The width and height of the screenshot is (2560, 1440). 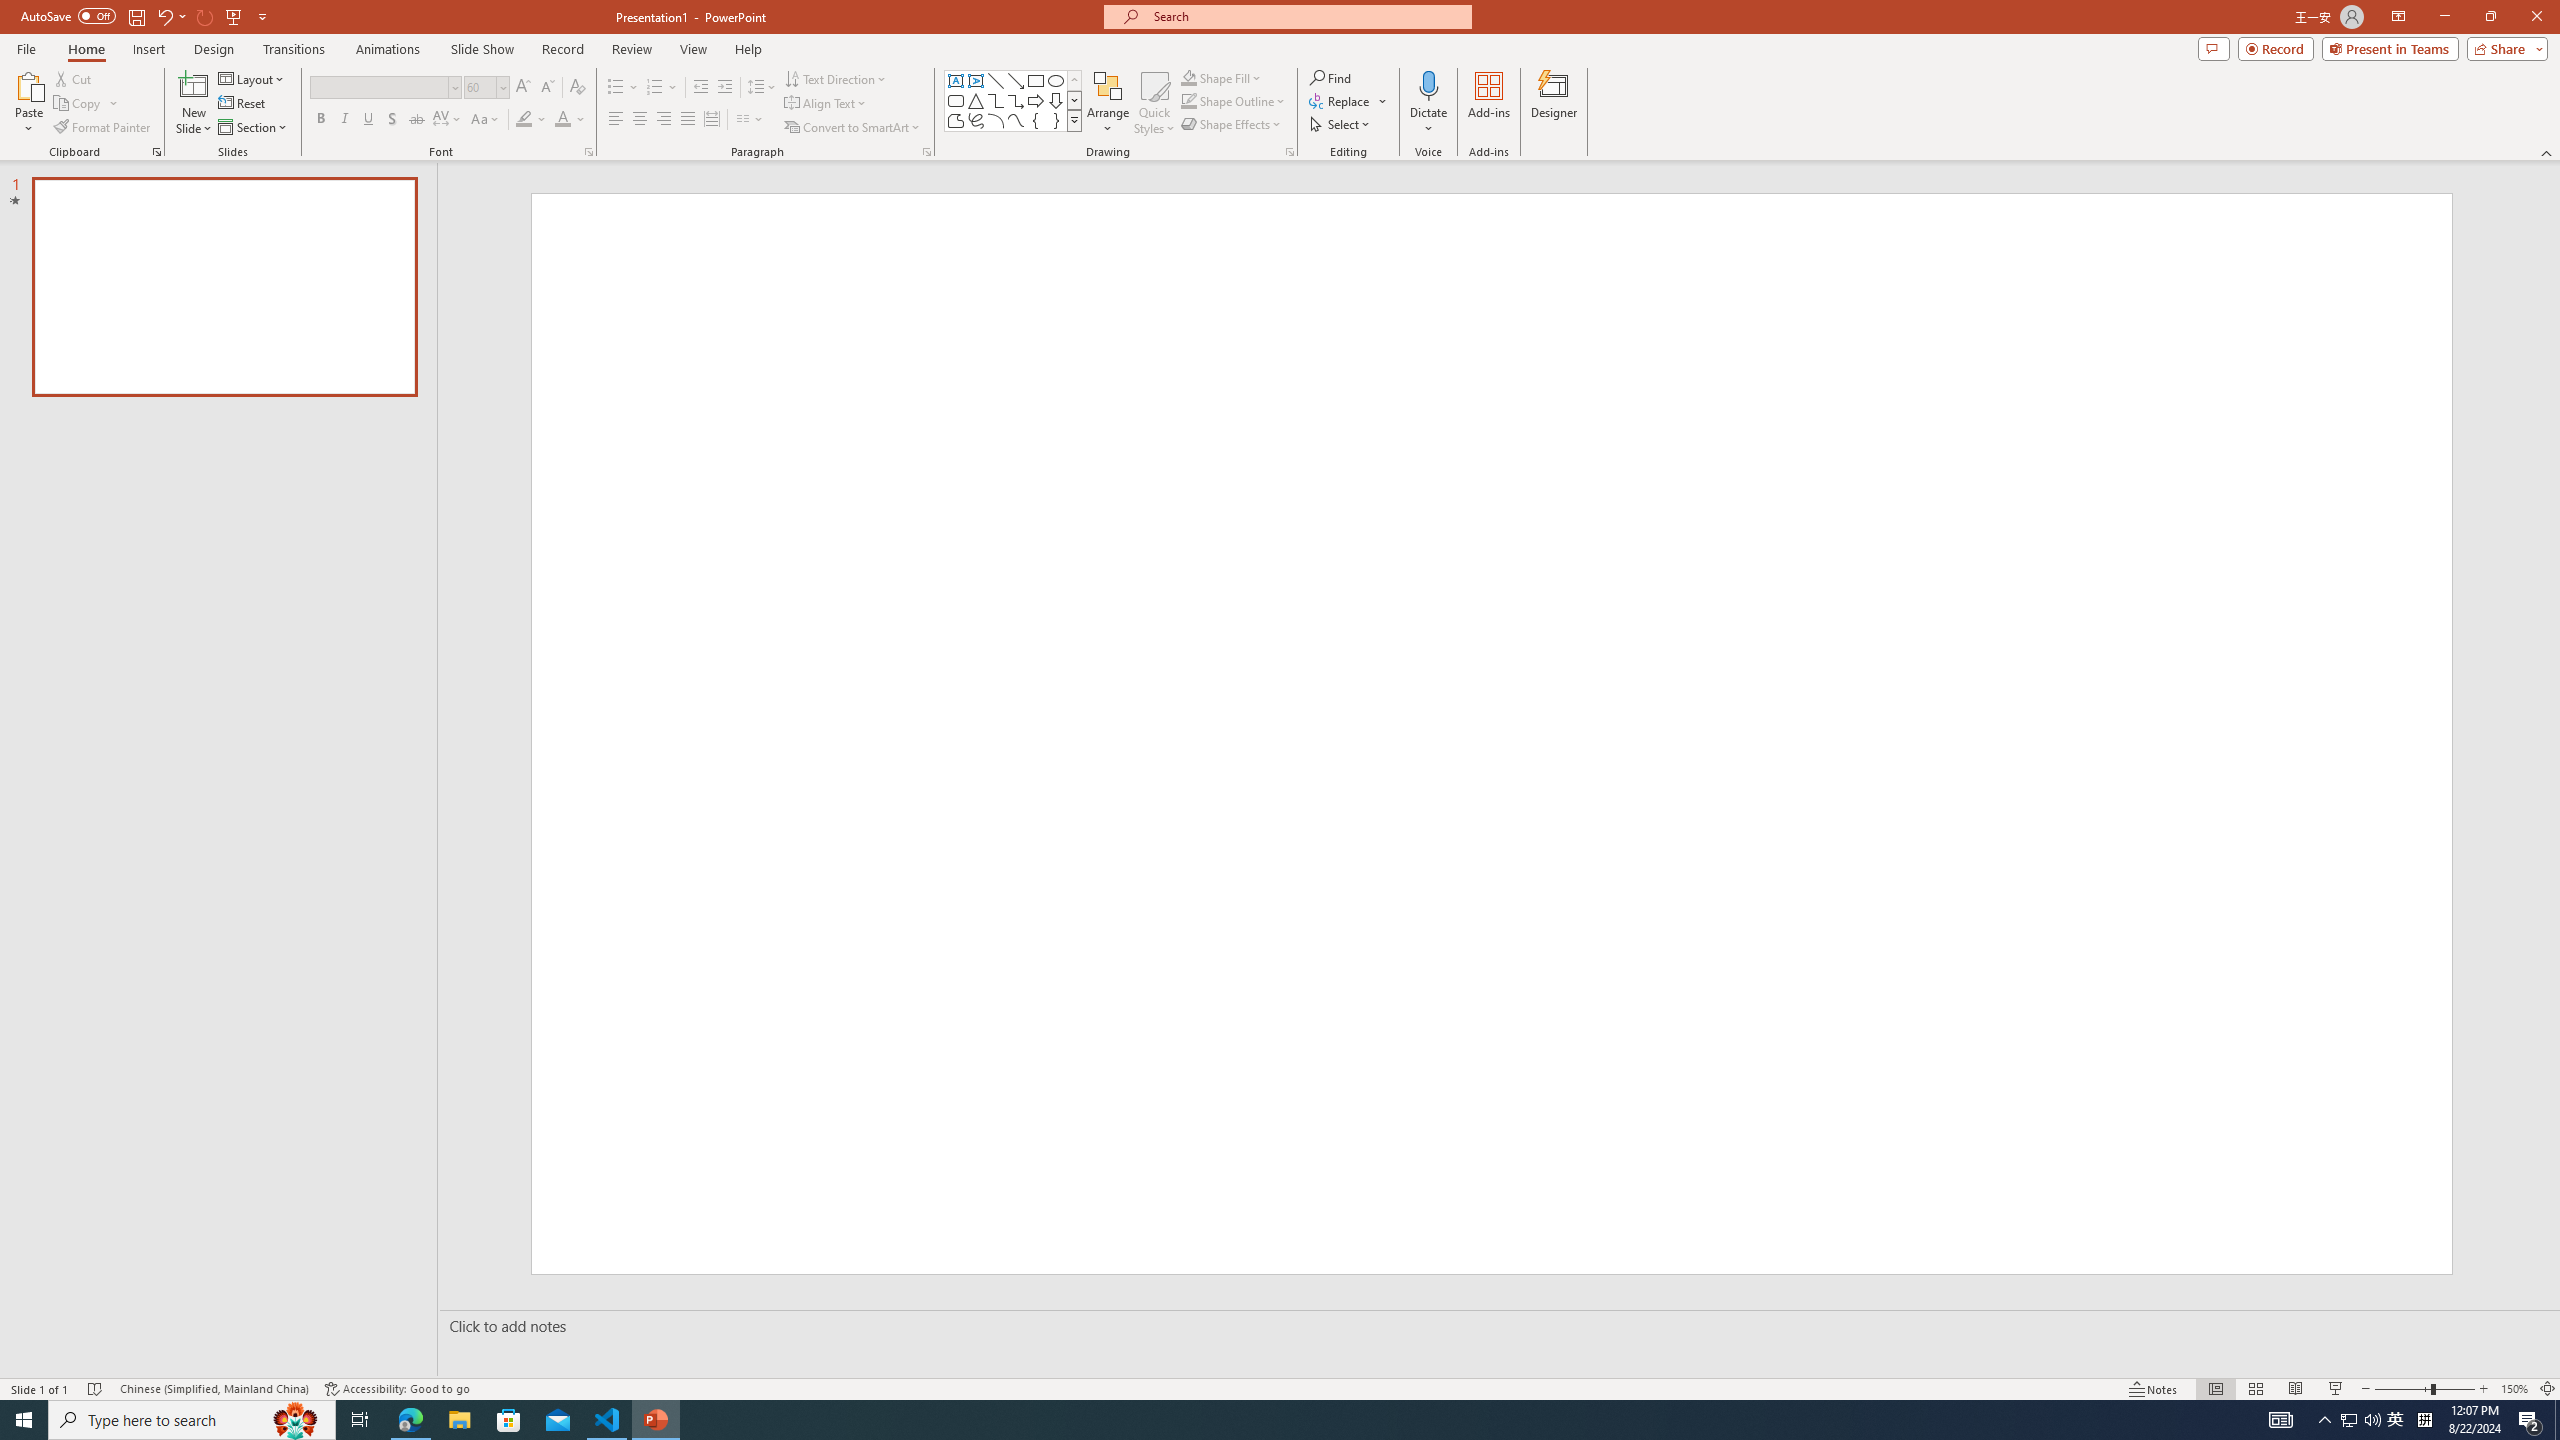 What do you see at coordinates (1330, 77) in the screenshot?
I see `'Find...'` at bounding box center [1330, 77].